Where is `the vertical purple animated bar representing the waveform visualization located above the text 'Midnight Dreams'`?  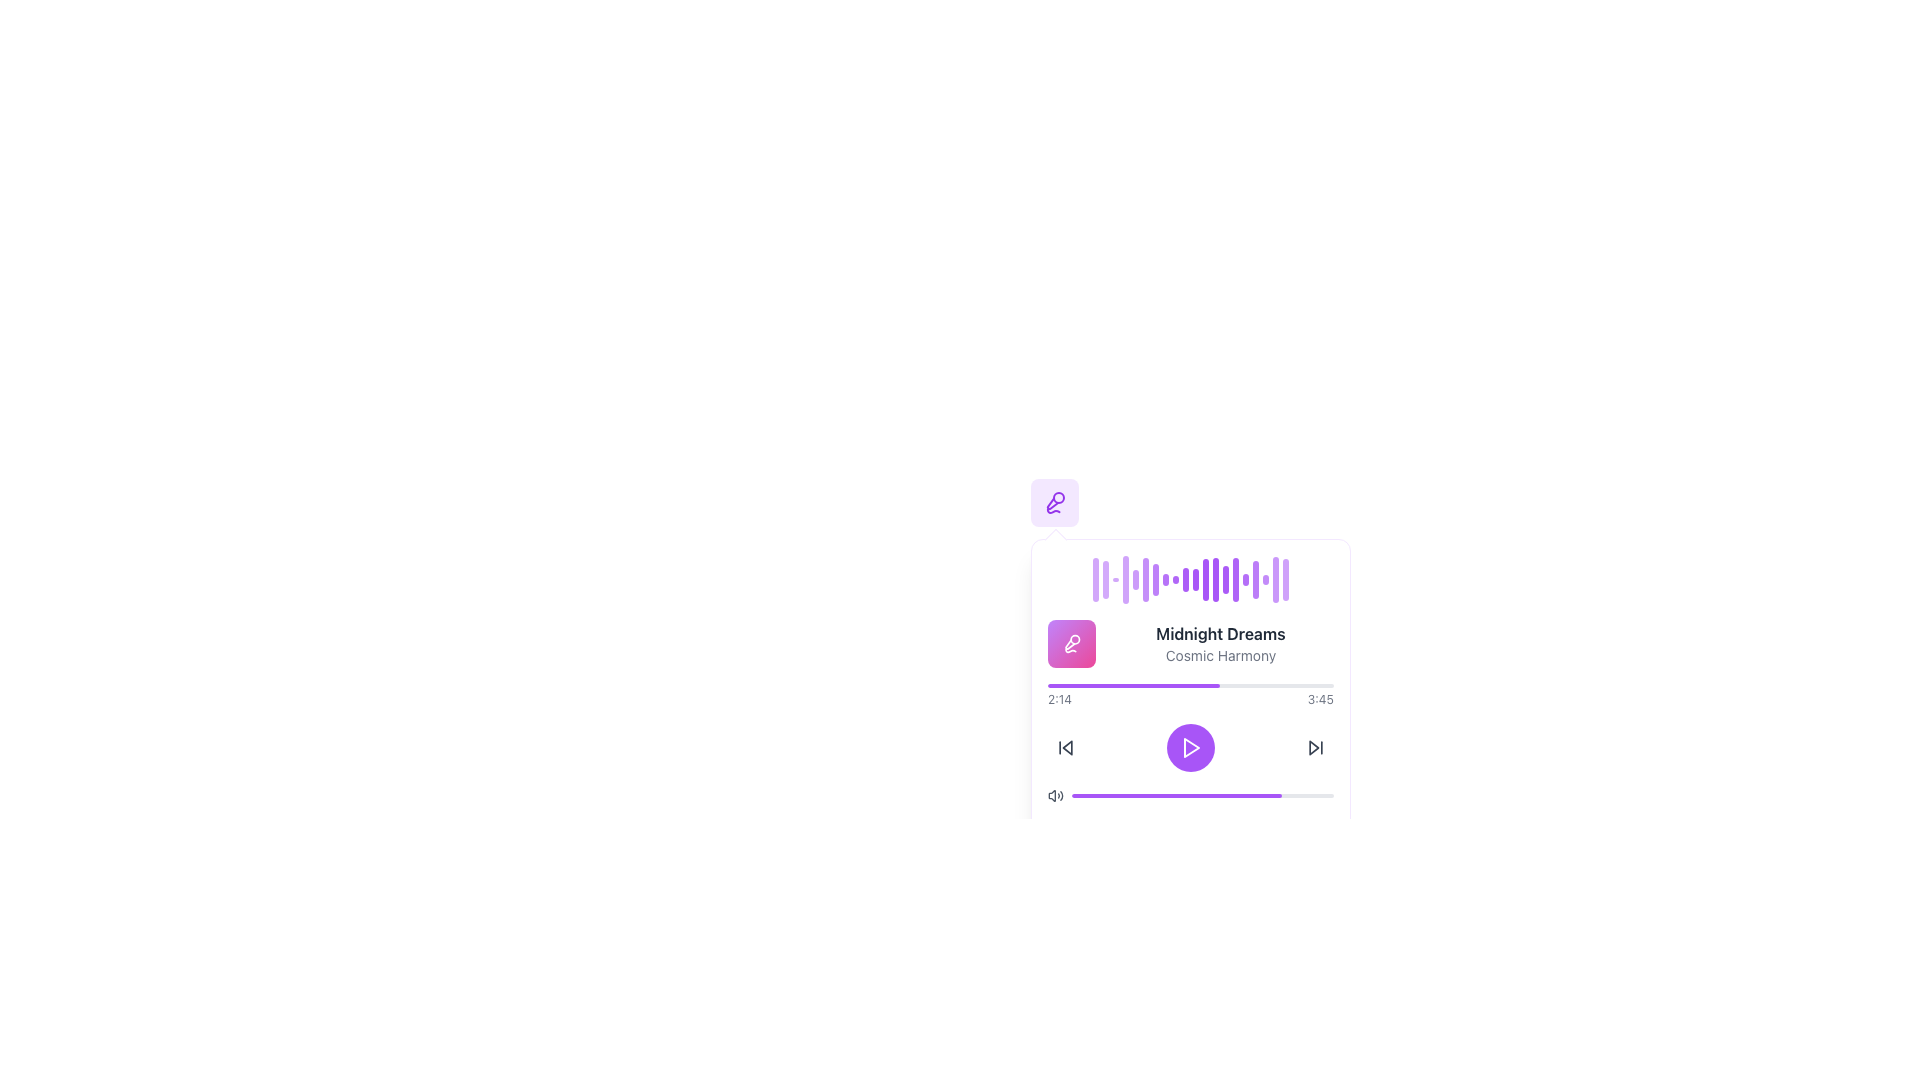 the vertical purple animated bar representing the waveform visualization located above the text 'Midnight Dreams' is located at coordinates (1255, 579).